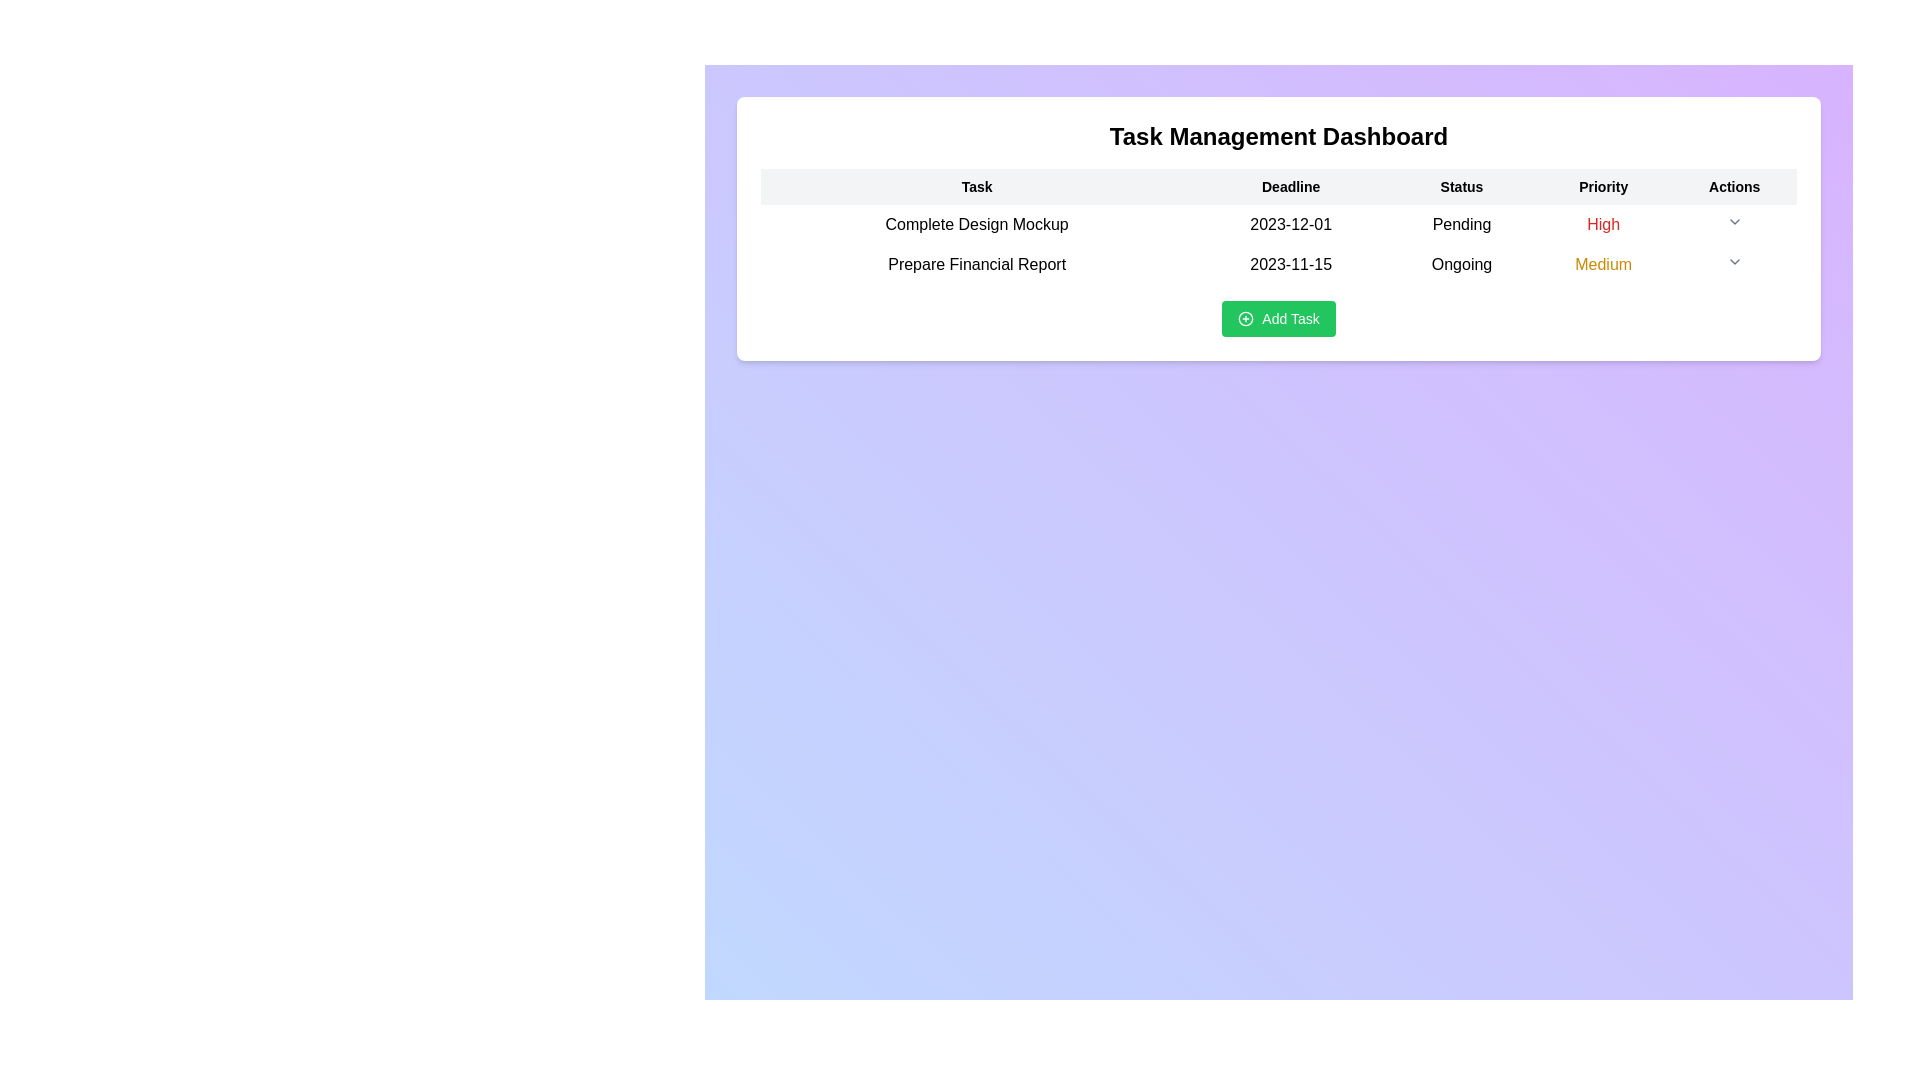  What do you see at coordinates (1733, 224) in the screenshot?
I see `the dropdown button in the 'Actions' column associated with the task 'Complete Design Mockup' to potentially reveal a tooltip or change its appearance` at bounding box center [1733, 224].